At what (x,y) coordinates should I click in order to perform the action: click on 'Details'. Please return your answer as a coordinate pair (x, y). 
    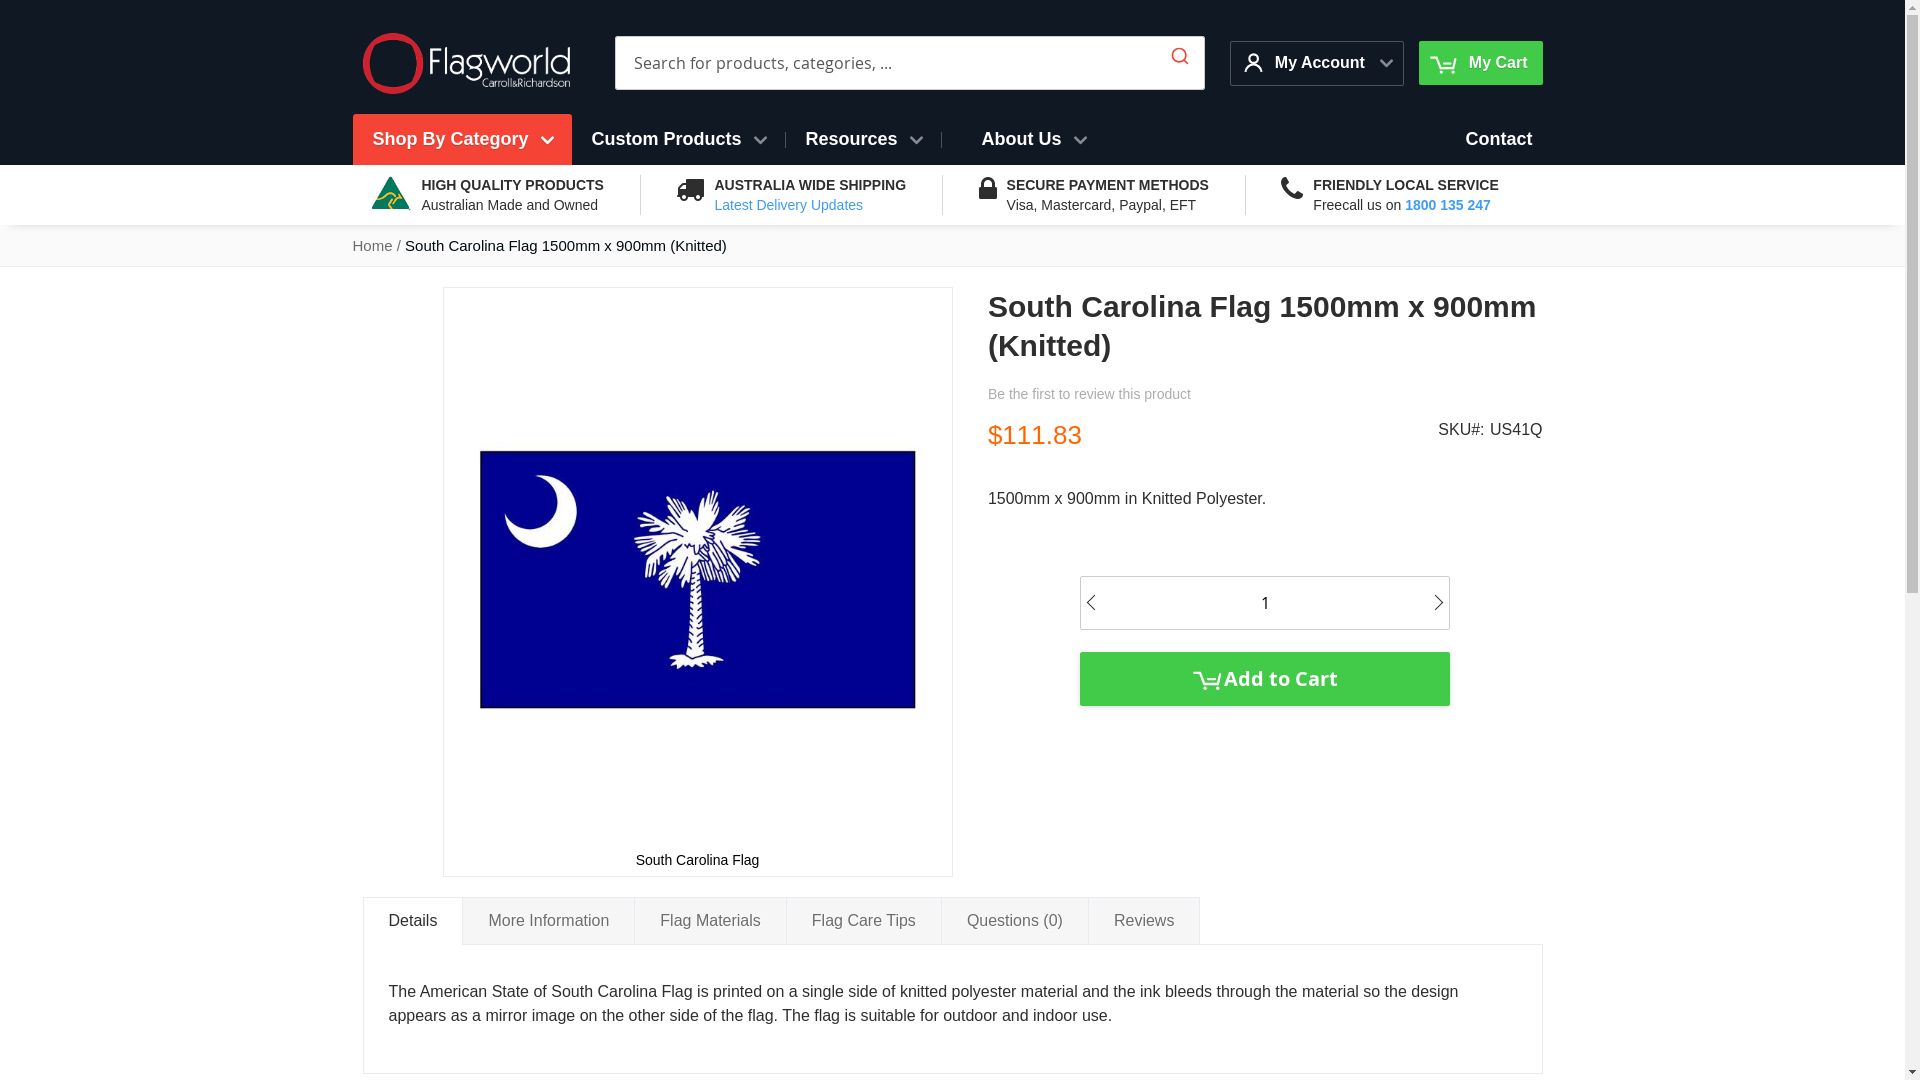
    Looking at the image, I should click on (361, 921).